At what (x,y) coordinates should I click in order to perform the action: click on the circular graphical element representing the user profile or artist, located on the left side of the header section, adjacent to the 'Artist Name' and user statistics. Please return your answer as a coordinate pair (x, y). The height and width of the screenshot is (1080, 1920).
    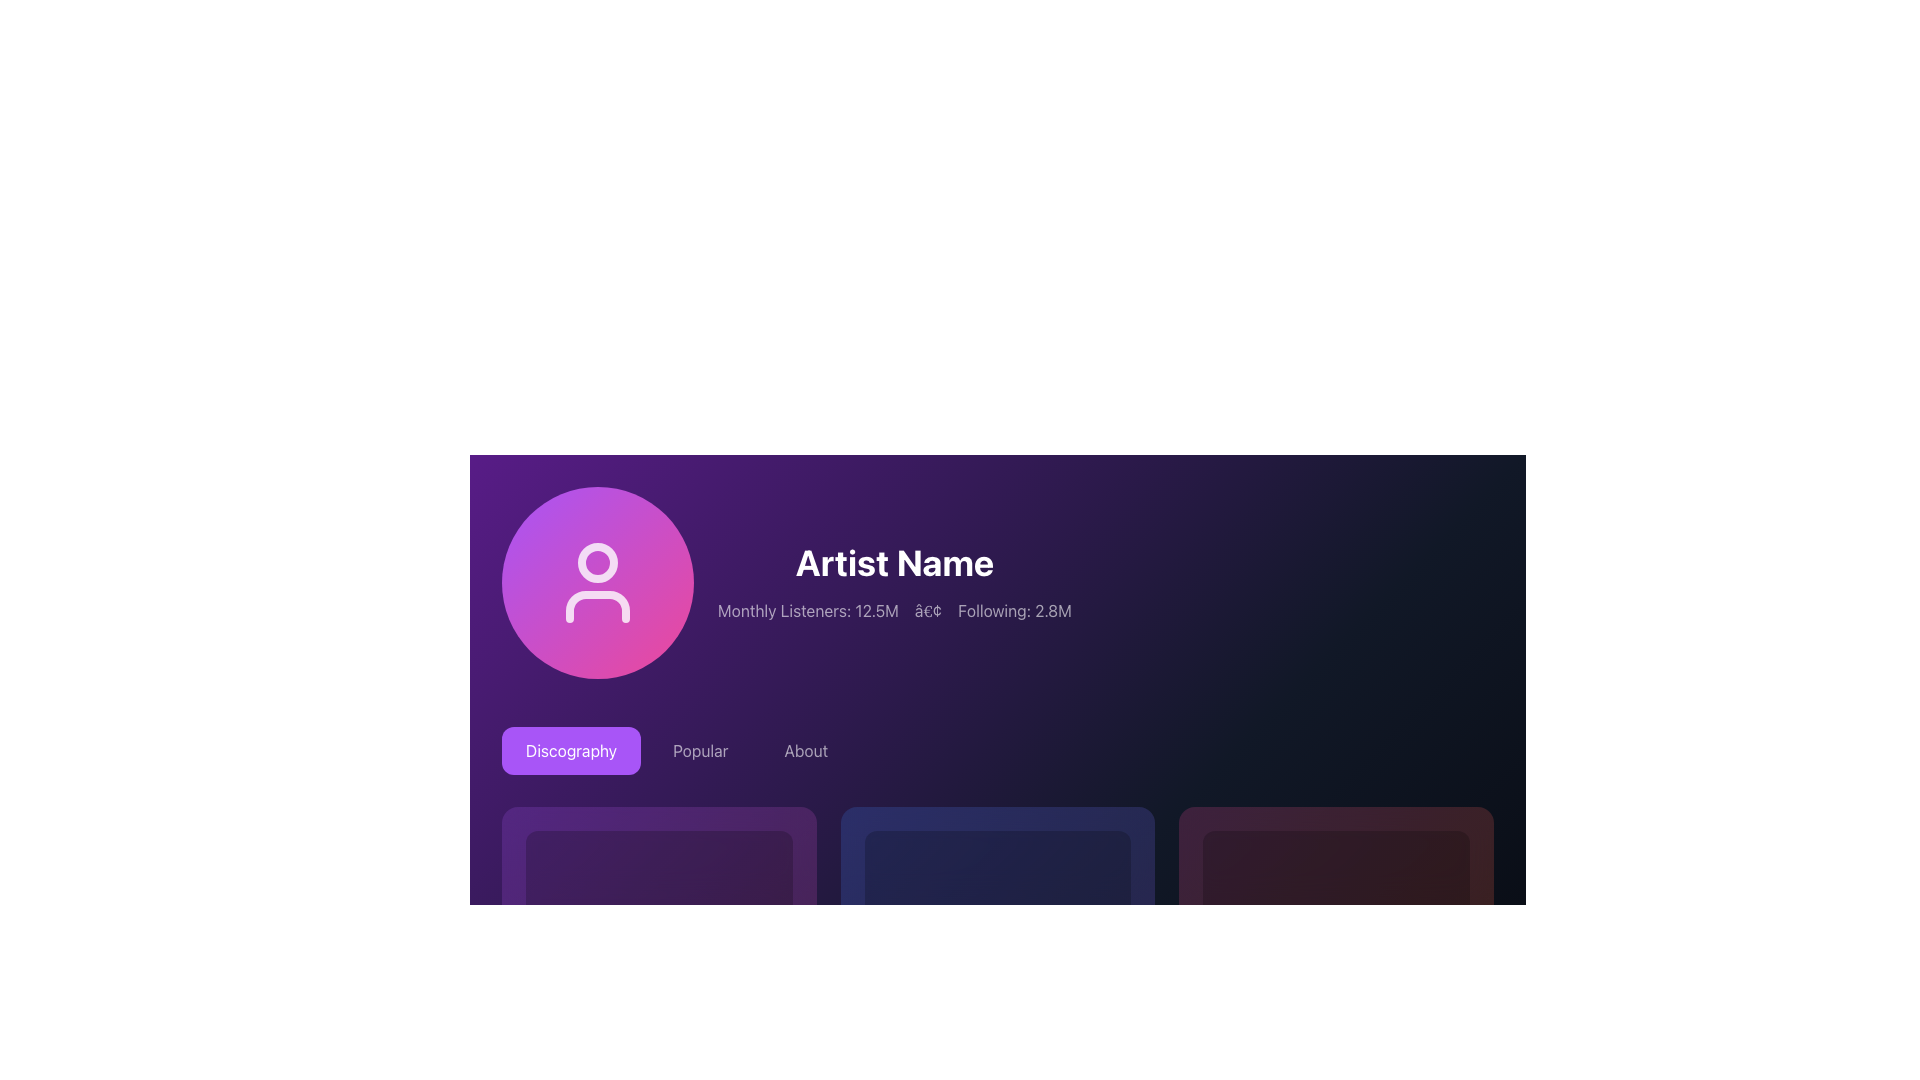
    Looking at the image, I should click on (597, 582).